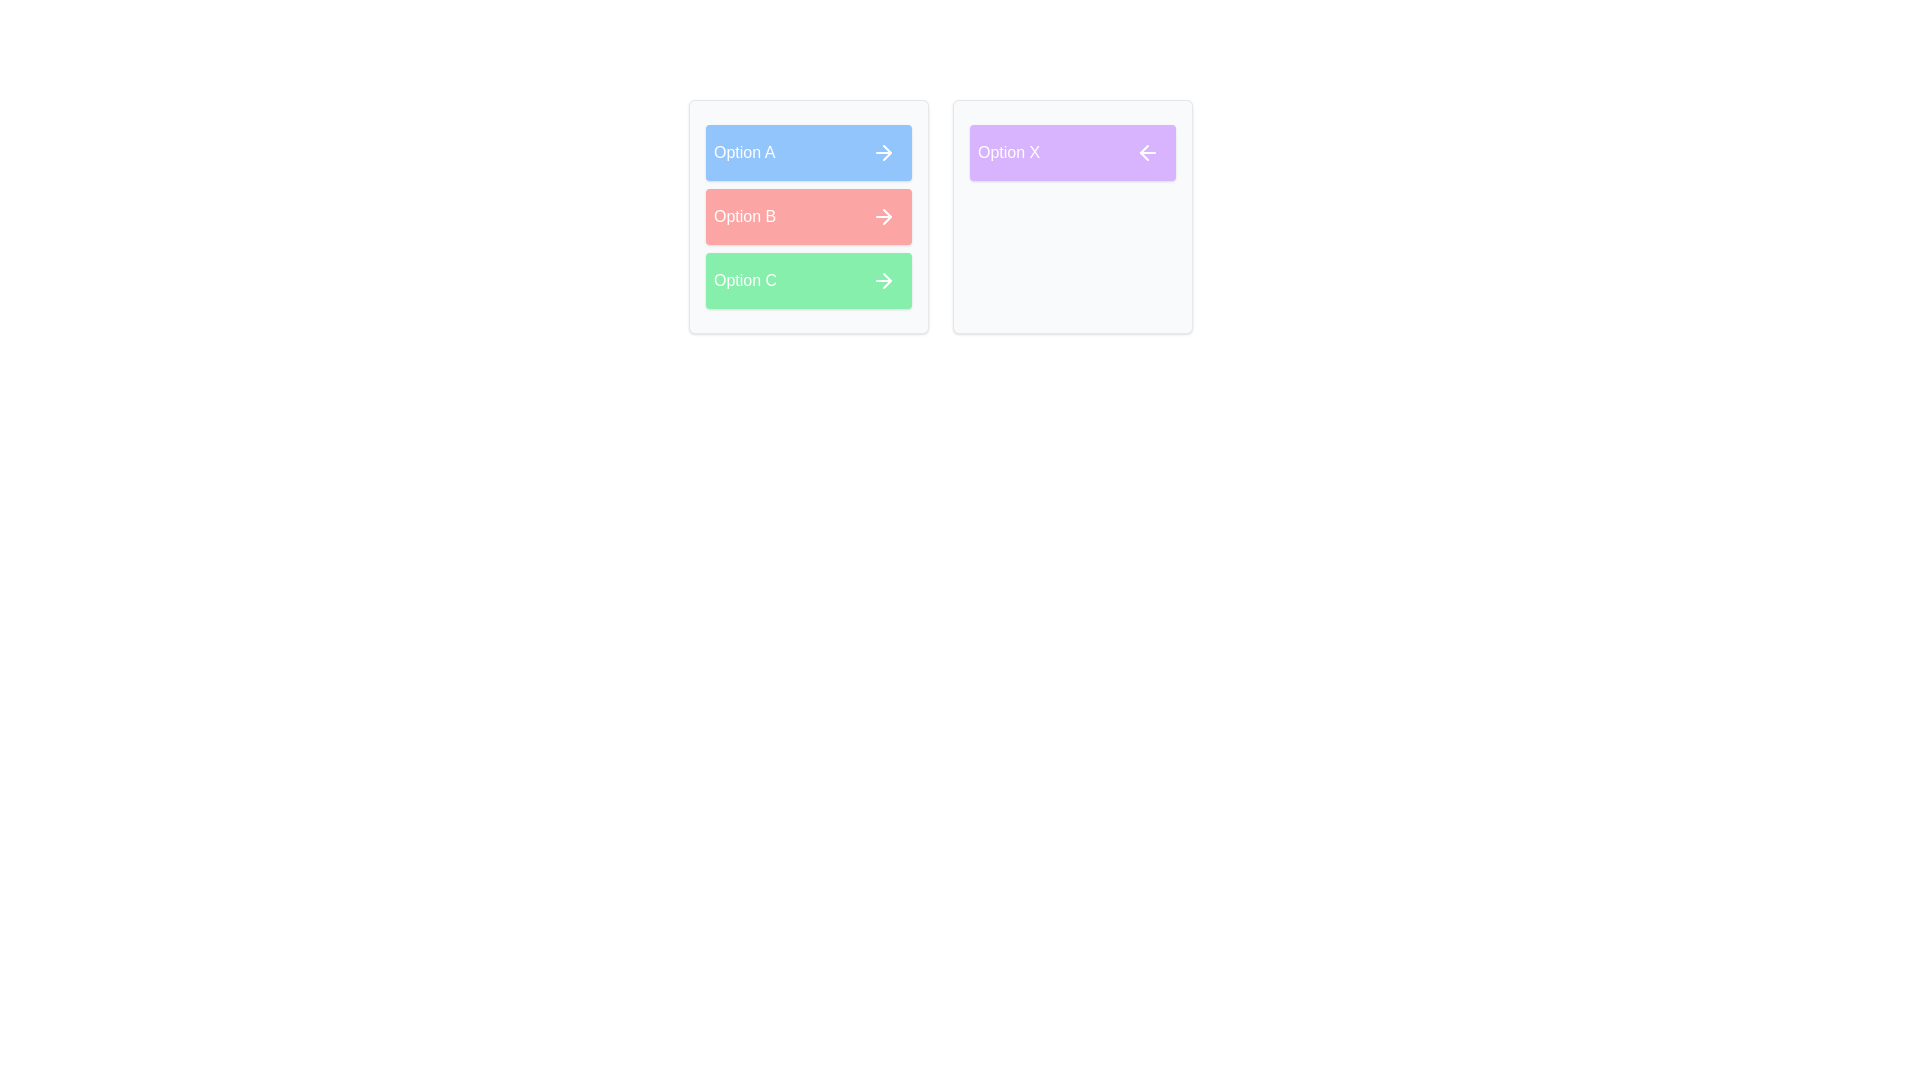 Image resolution: width=1920 pixels, height=1080 pixels. Describe the element at coordinates (1072, 152) in the screenshot. I see `the item Option X in the target list to view its details` at that location.